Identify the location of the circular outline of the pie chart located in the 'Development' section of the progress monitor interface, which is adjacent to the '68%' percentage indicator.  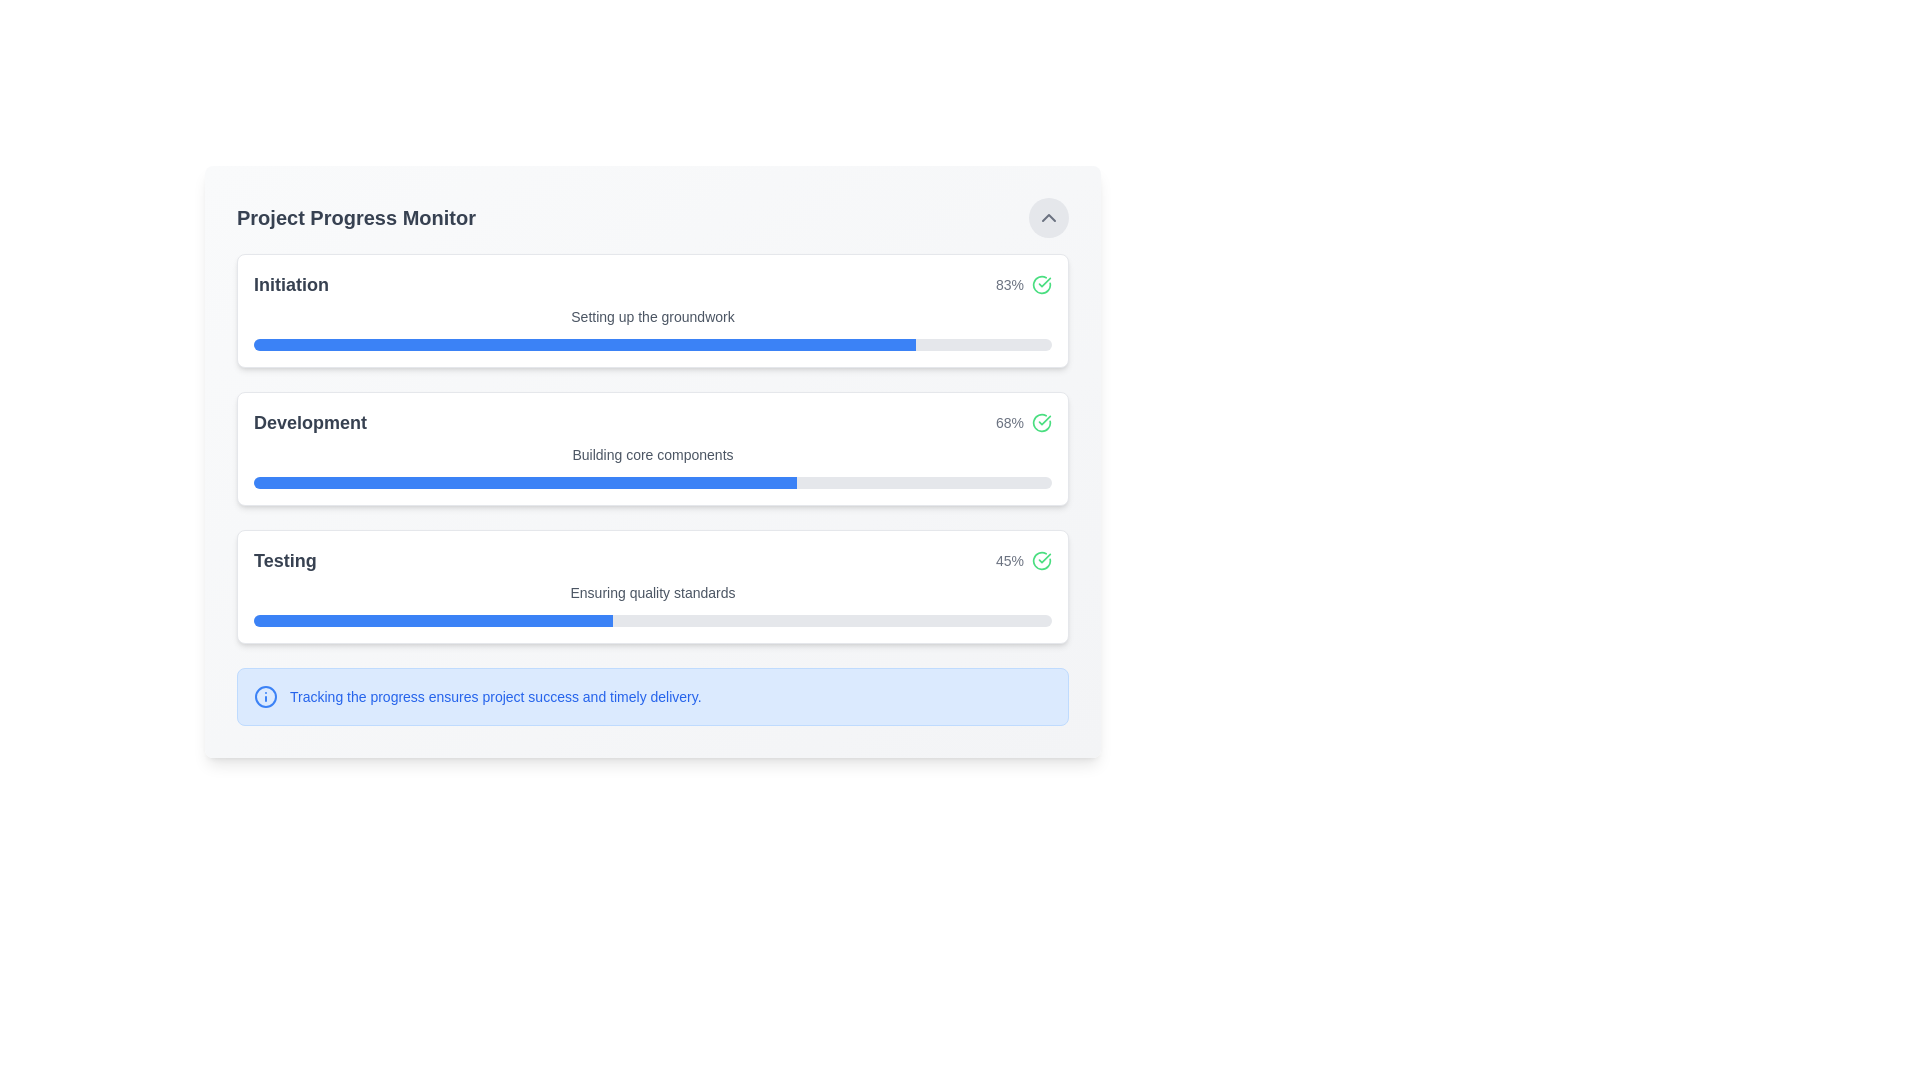
(1040, 422).